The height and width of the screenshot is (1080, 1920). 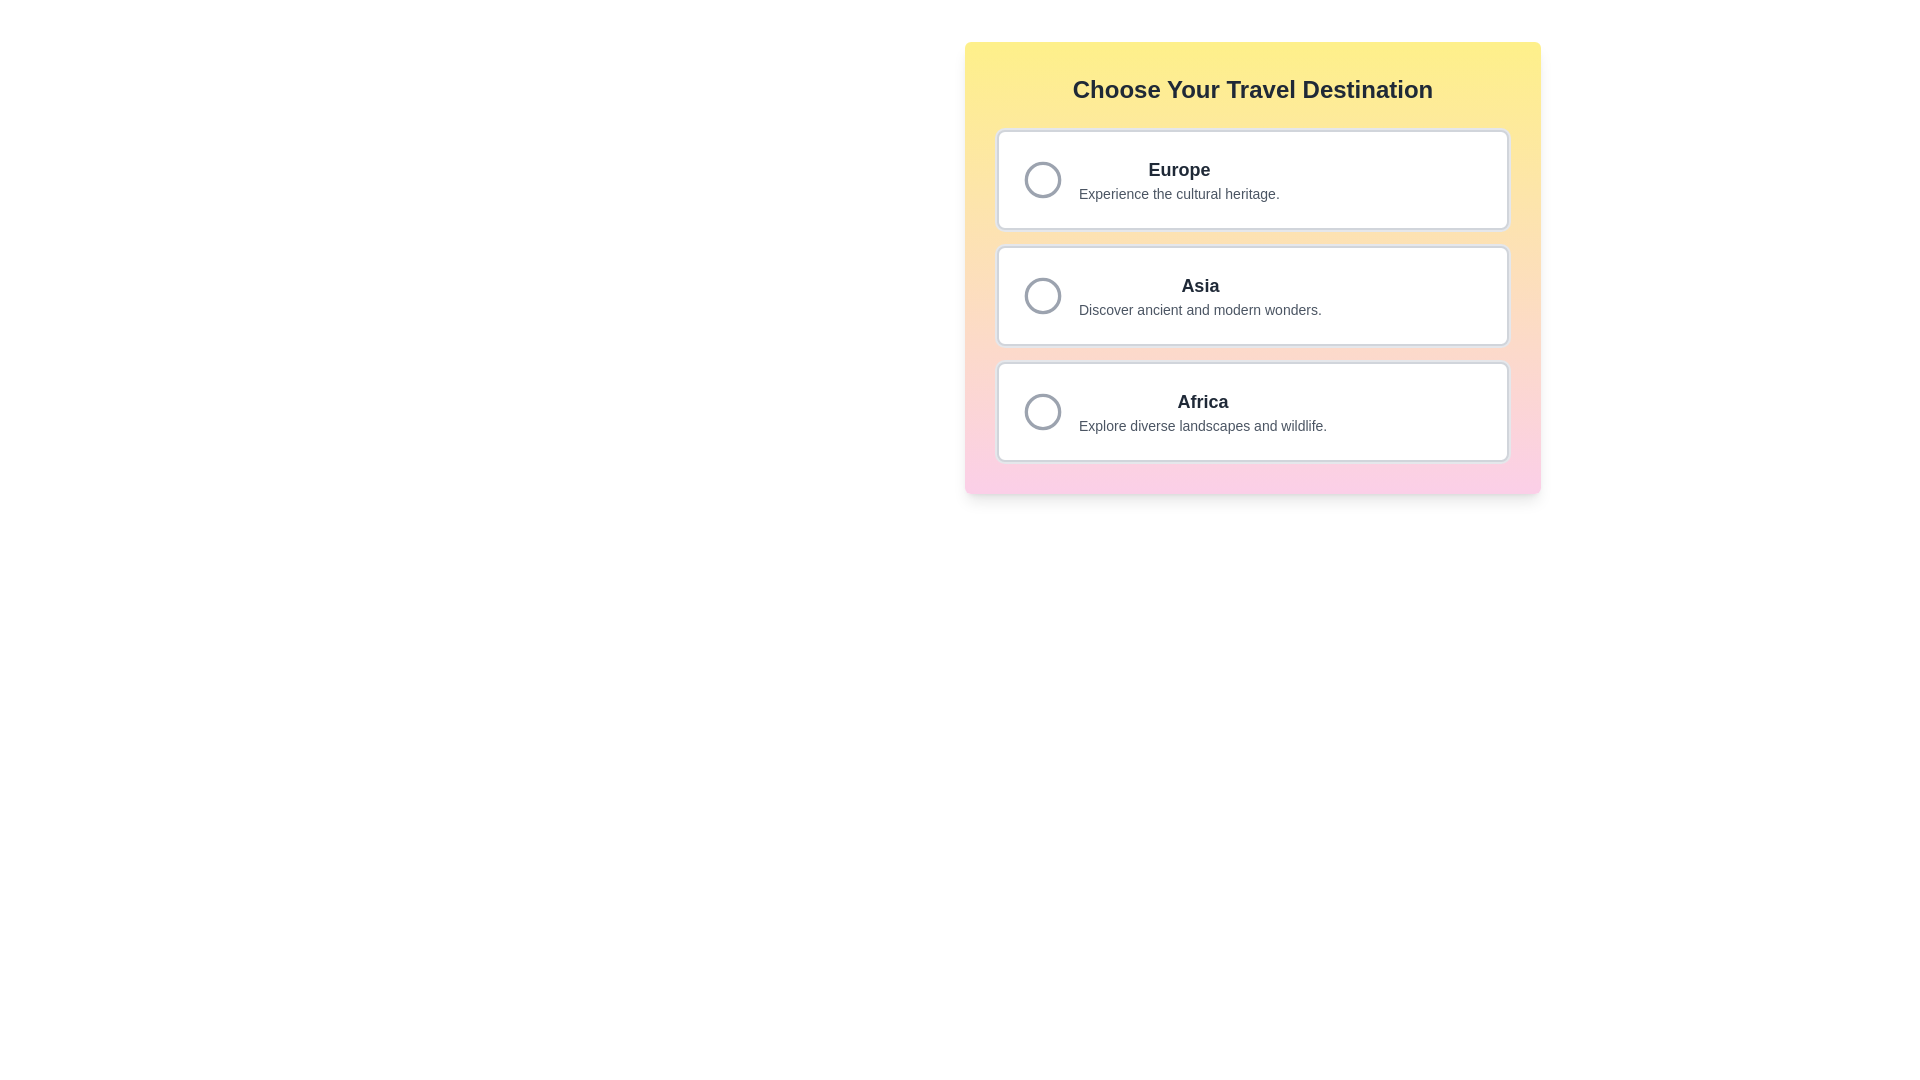 What do you see at coordinates (1251, 296) in the screenshot?
I see `to select the 'Asia' destination card, which features a white background, rounded corners, and contains the title 'Asia' in bold, dark text` at bounding box center [1251, 296].